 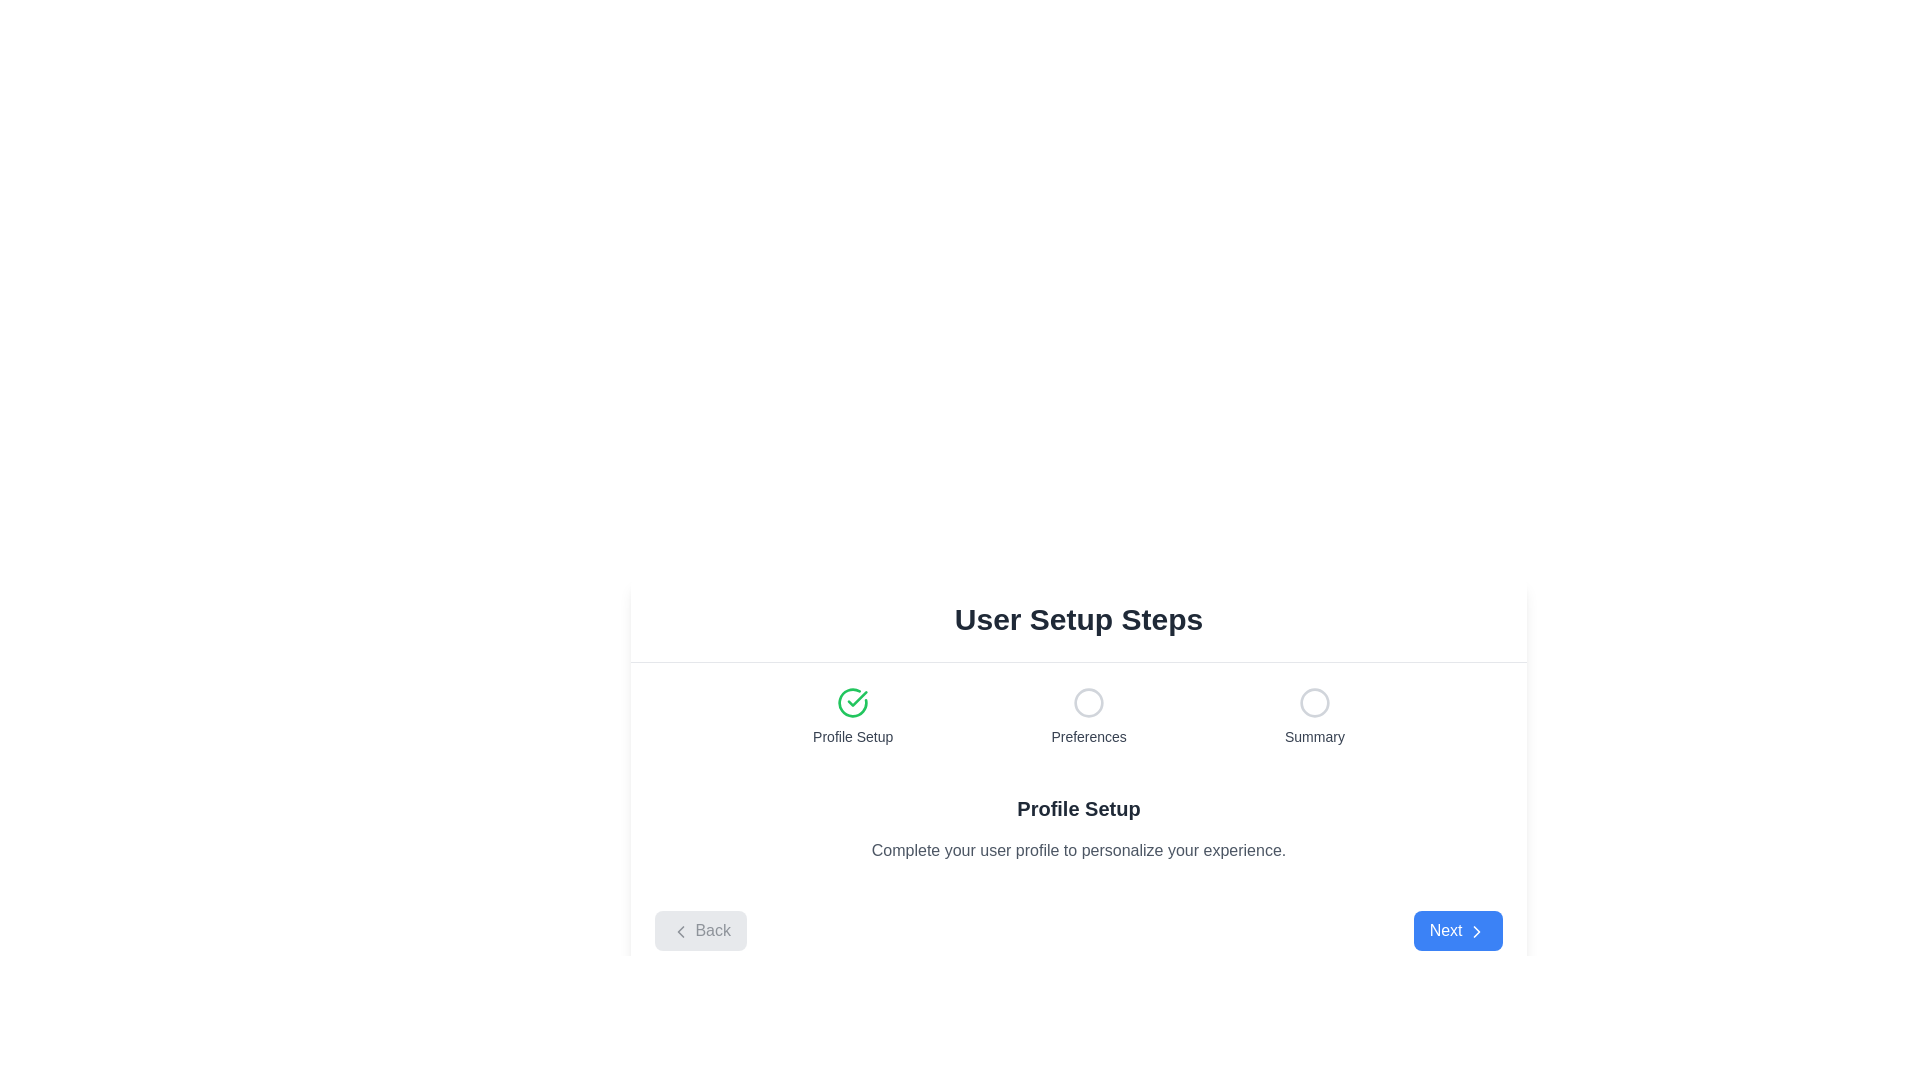 I want to click on the 'Summary' step indicator, which is the third and rightmost item in the horizontal row of user setup steps, so click(x=1315, y=716).